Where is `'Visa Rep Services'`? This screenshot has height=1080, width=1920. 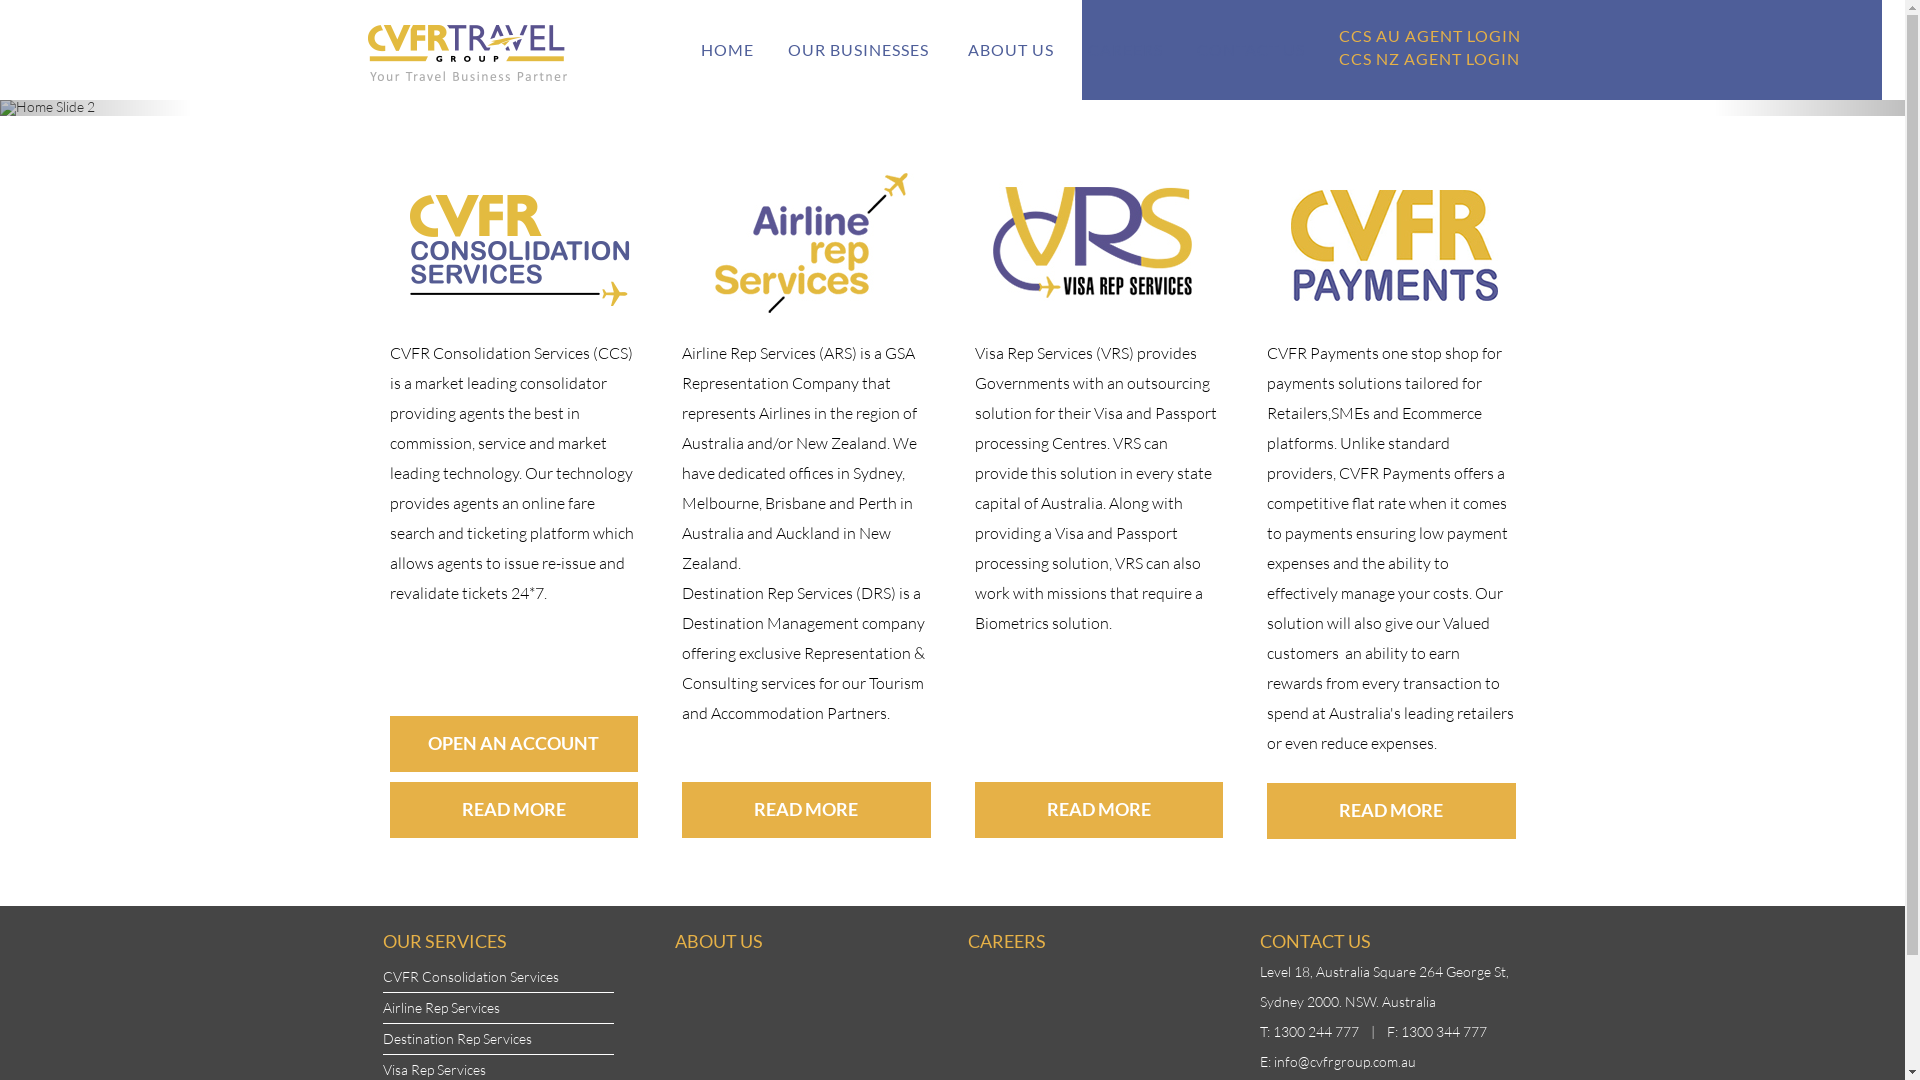
'Visa Rep Services' is located at coordinates (432, 1068).